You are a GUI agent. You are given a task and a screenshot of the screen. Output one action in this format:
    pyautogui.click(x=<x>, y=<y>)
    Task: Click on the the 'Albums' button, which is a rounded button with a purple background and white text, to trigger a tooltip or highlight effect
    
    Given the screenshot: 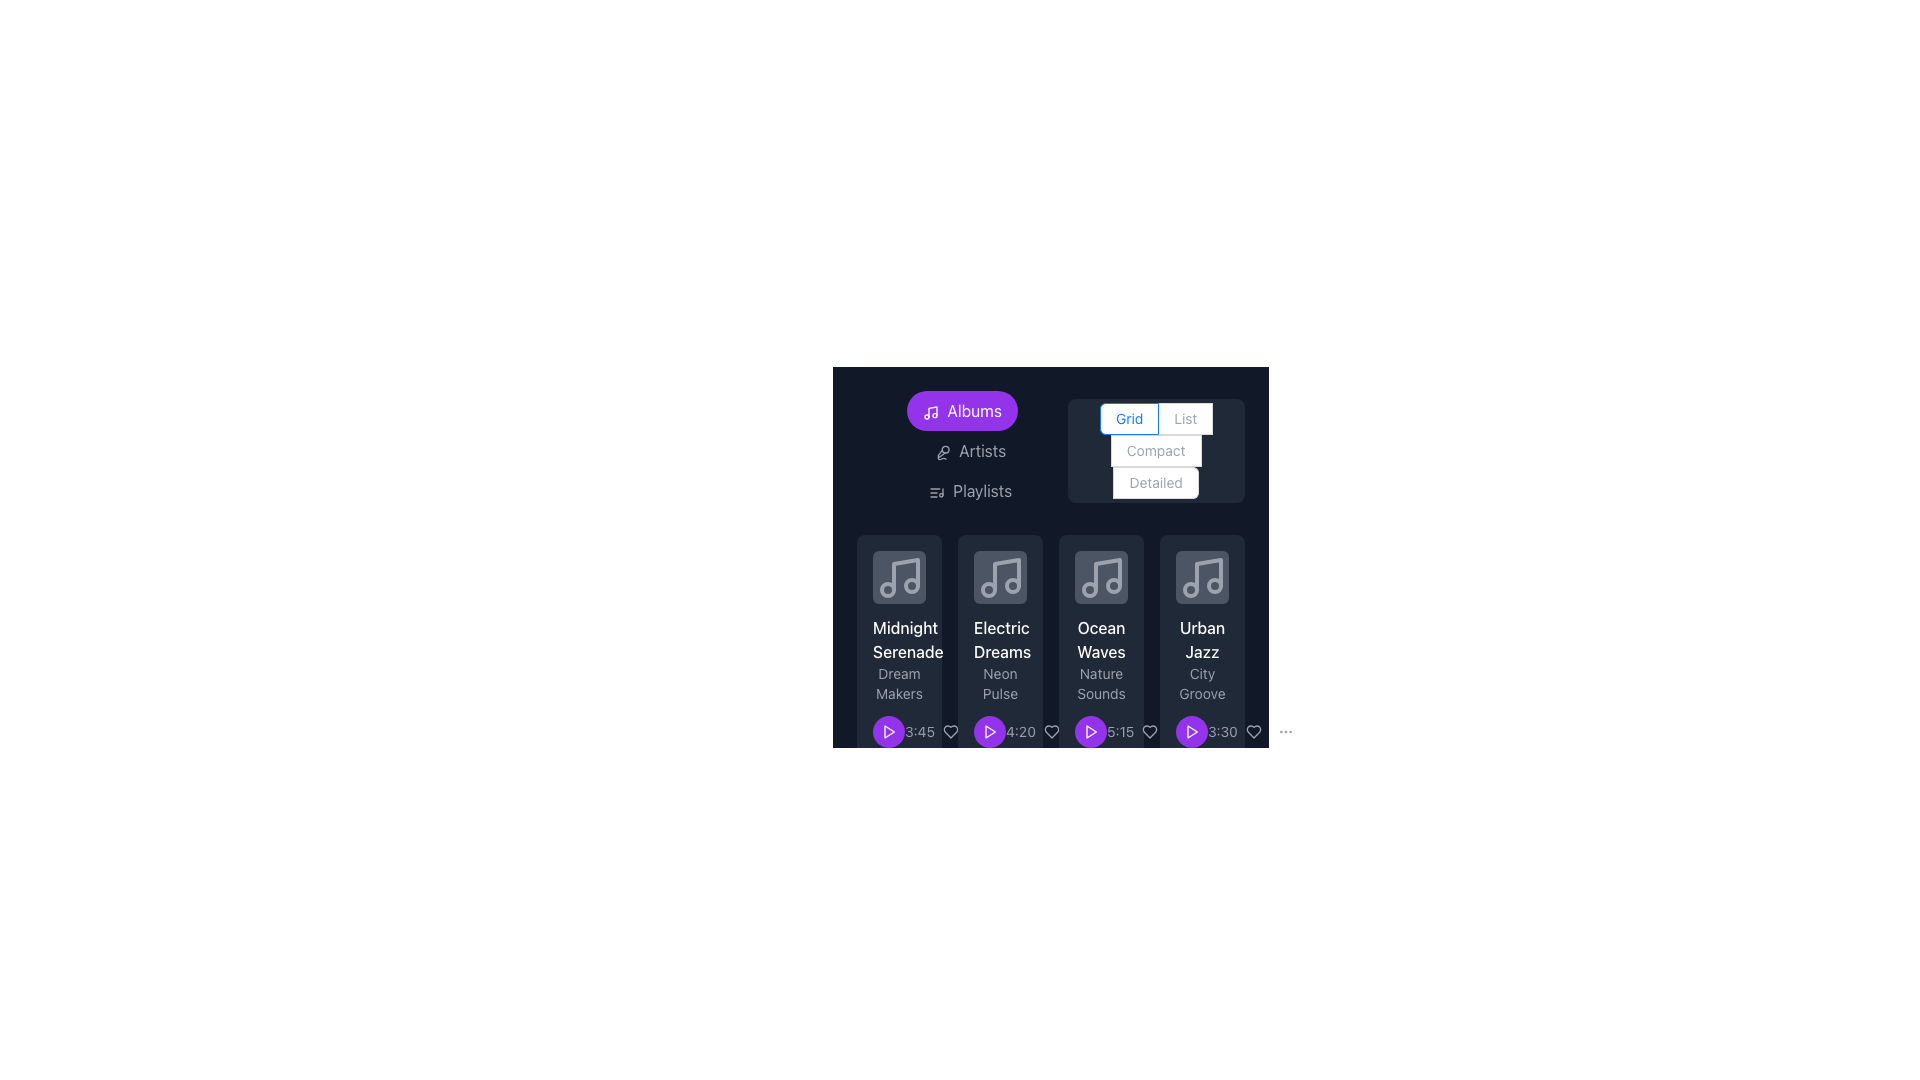 What is the action you would take?
    pyautogui.click(x=962, y=410)
    